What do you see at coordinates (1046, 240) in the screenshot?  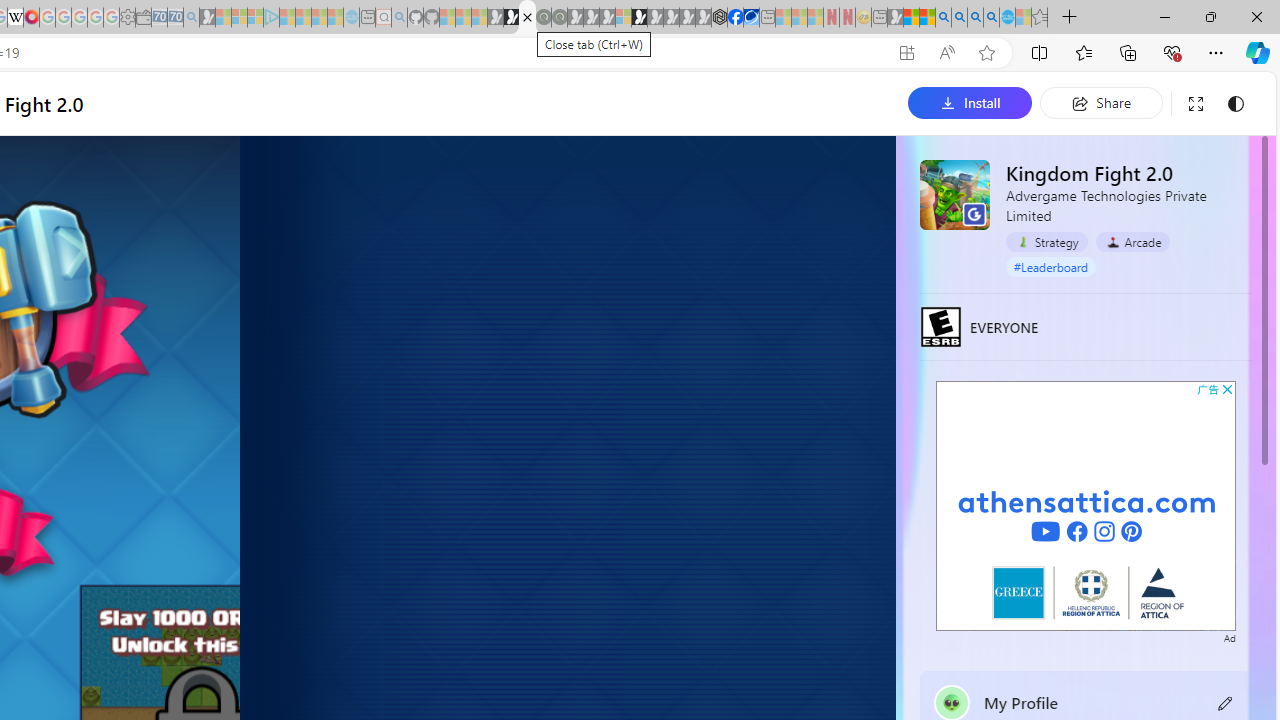 I see `'Strategy'` at bounding box center [1046, 240].